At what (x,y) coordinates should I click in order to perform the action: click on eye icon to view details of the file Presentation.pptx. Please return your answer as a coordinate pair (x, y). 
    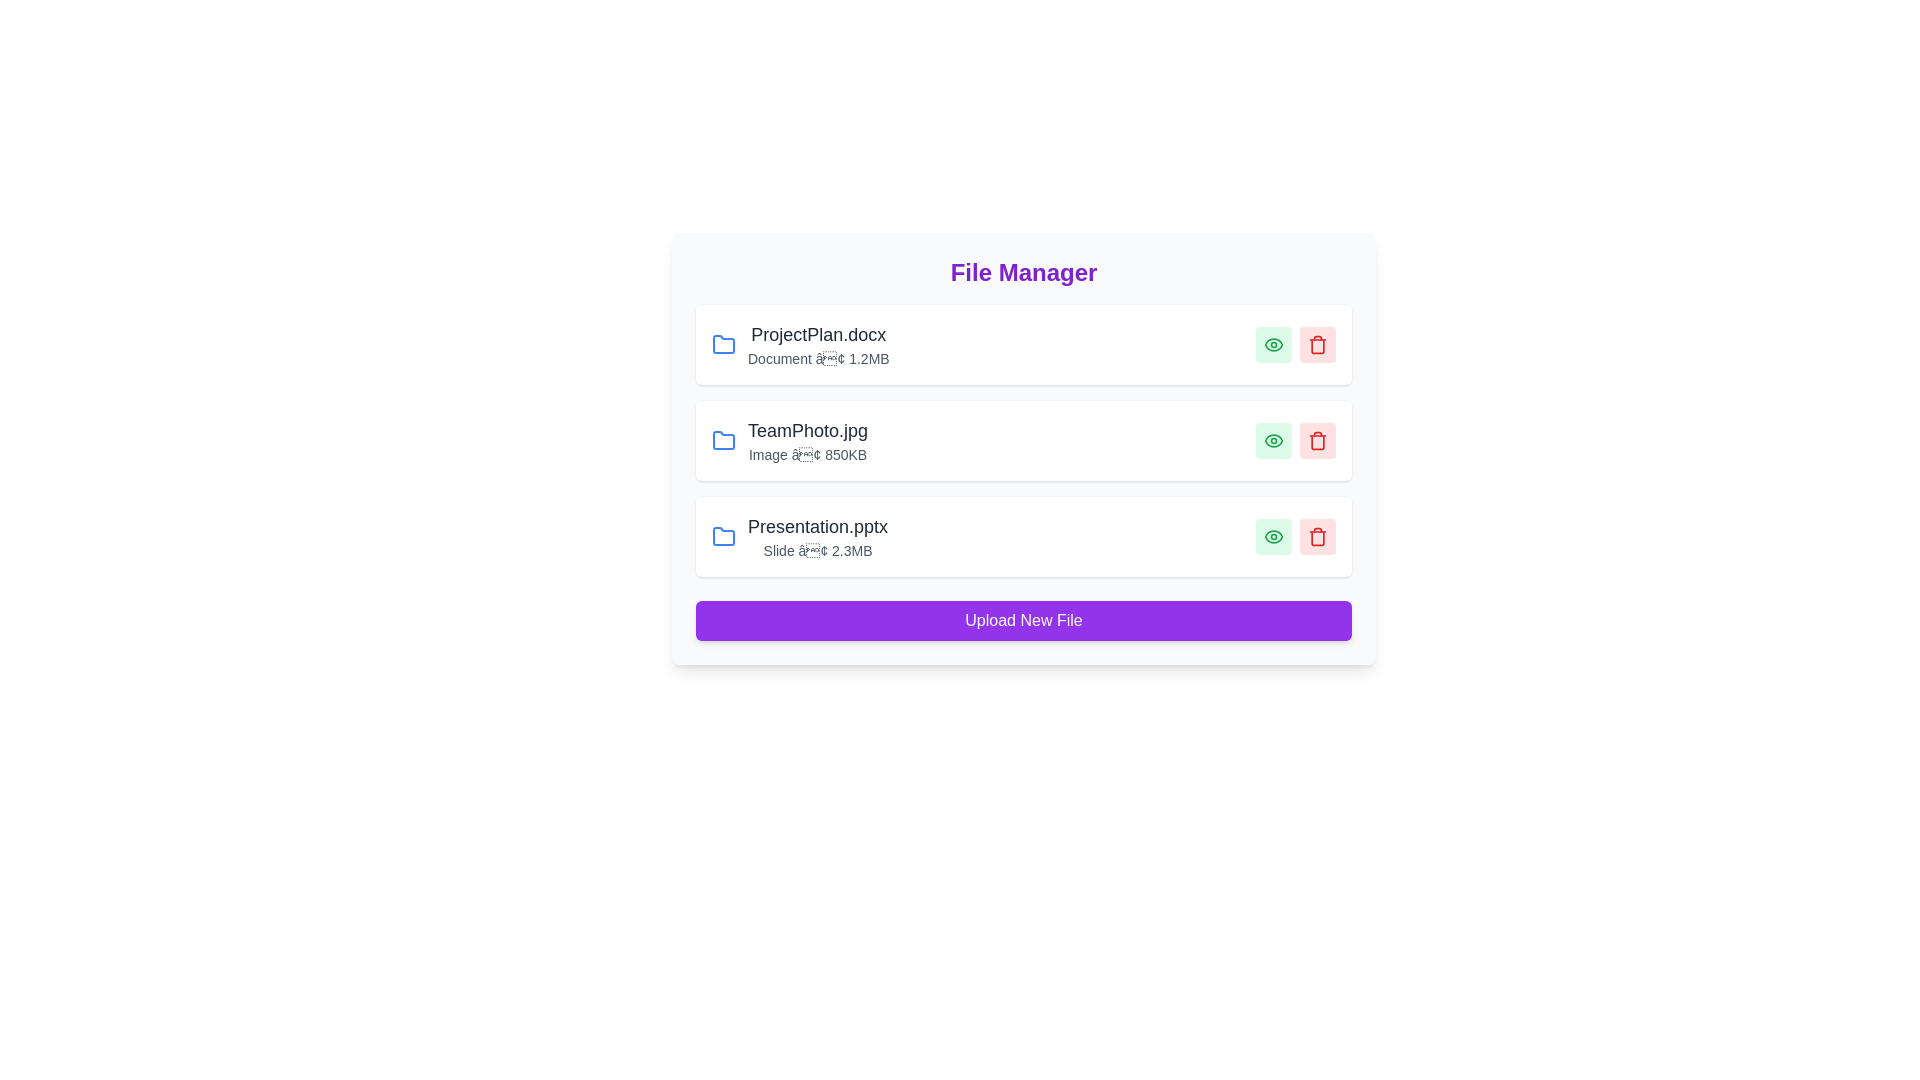
    Looking at the image, I should click on (1272, 535).